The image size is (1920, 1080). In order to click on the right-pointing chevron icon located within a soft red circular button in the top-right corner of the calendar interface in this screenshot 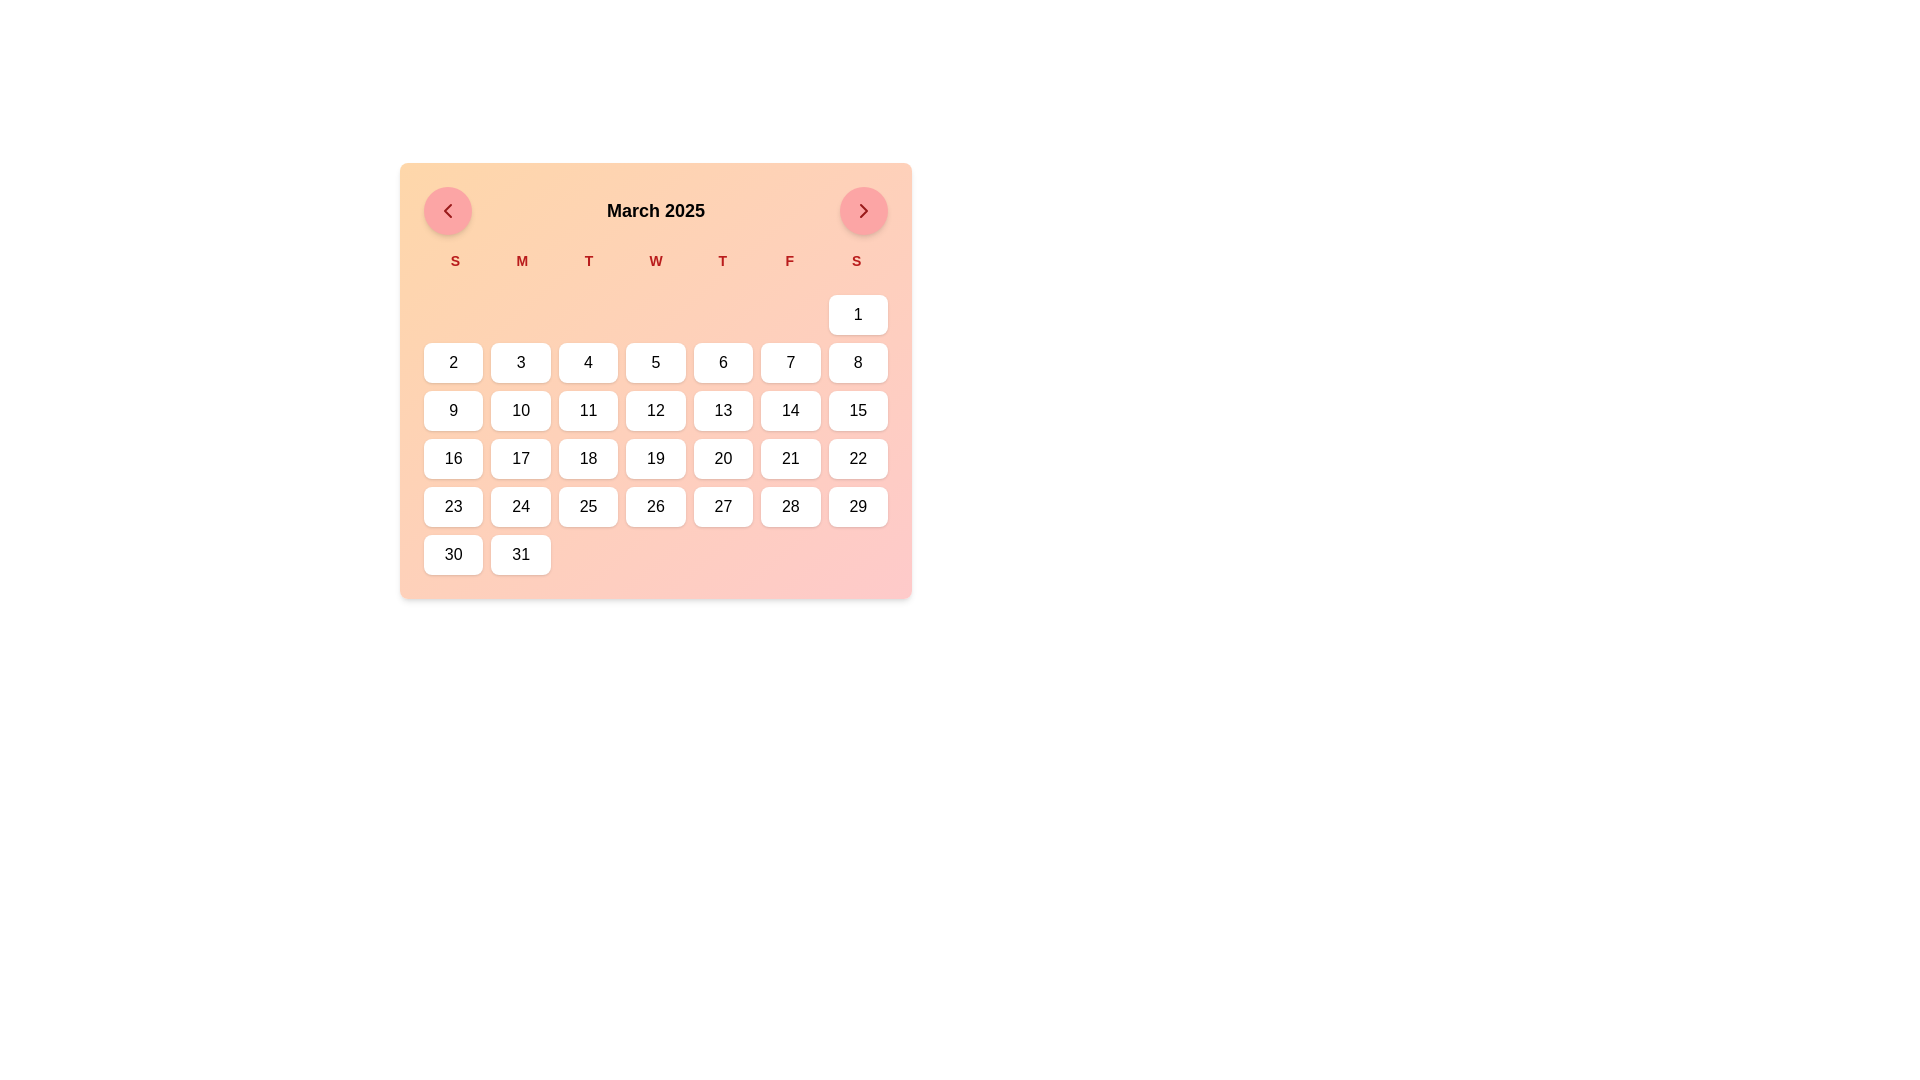, I will do `click(864, 211)`.